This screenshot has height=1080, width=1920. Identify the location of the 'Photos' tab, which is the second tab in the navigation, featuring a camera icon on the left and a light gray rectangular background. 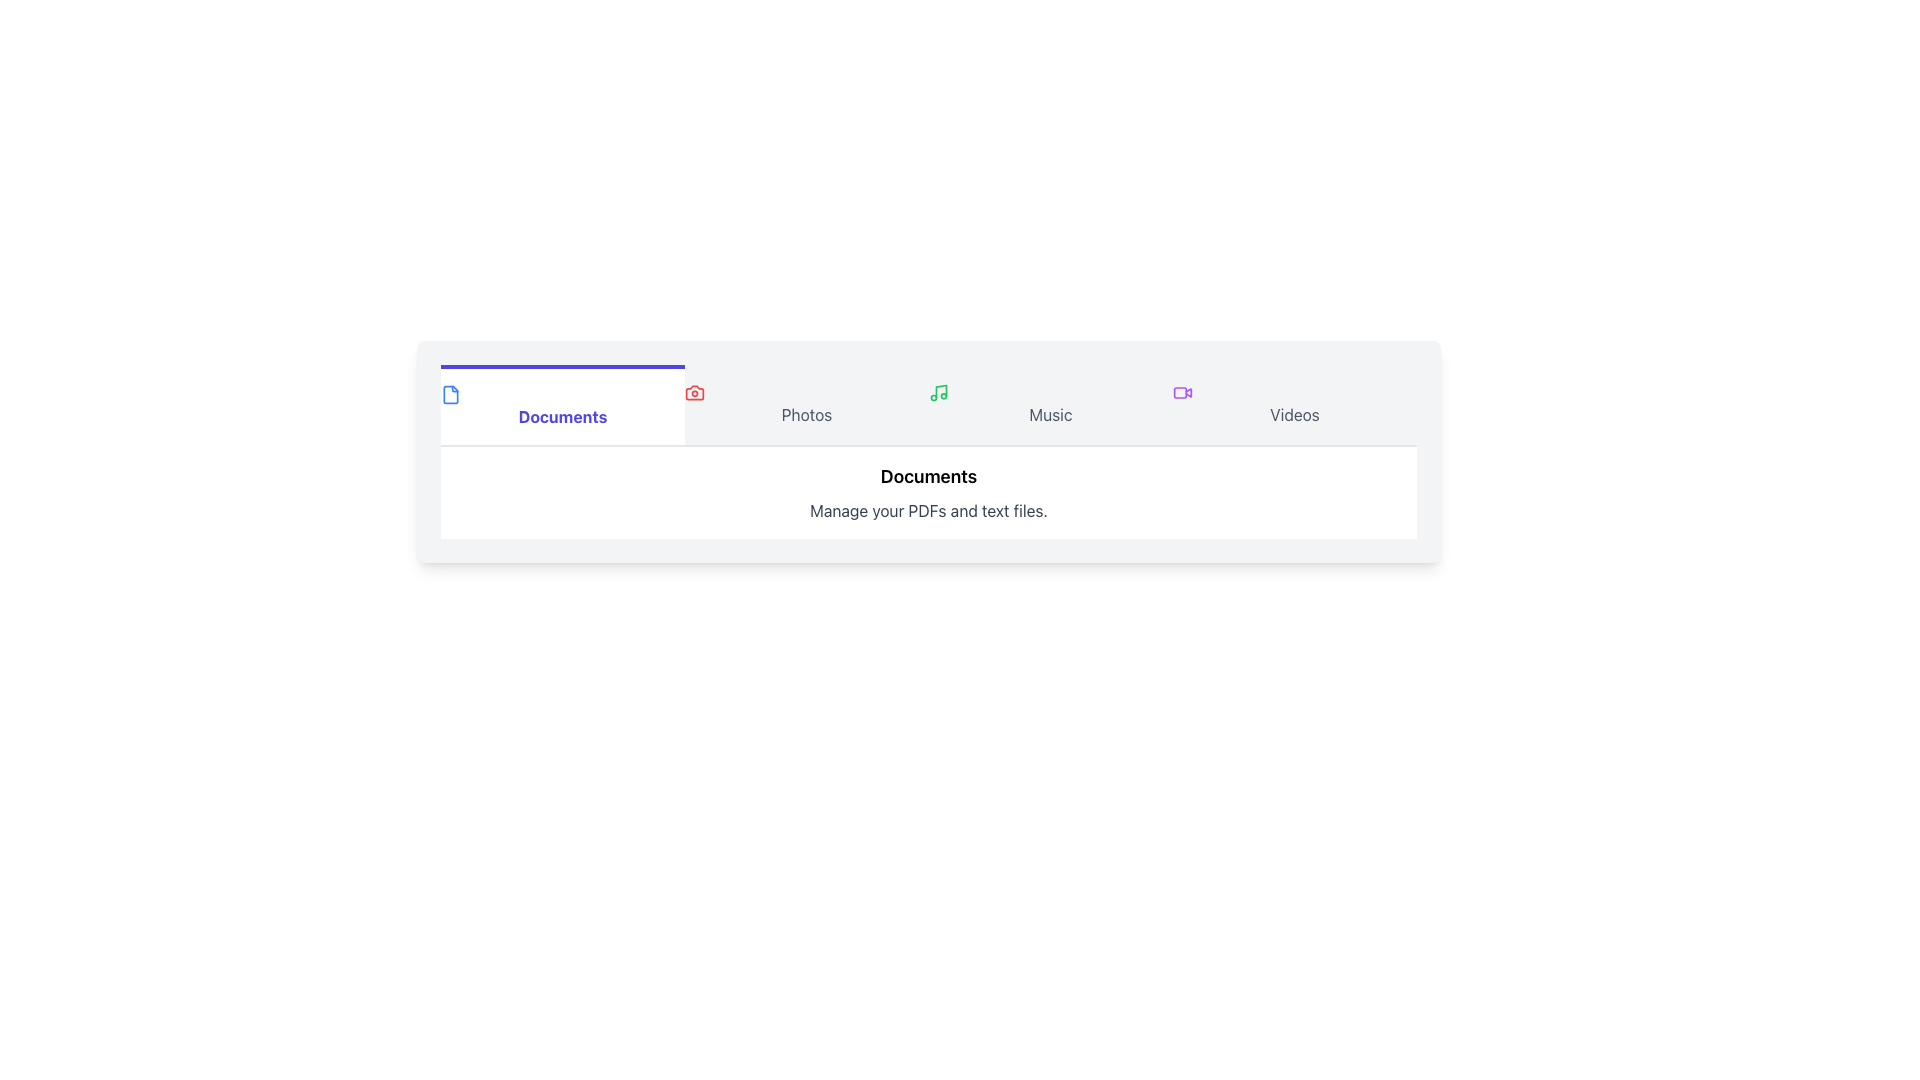
(806, 405).